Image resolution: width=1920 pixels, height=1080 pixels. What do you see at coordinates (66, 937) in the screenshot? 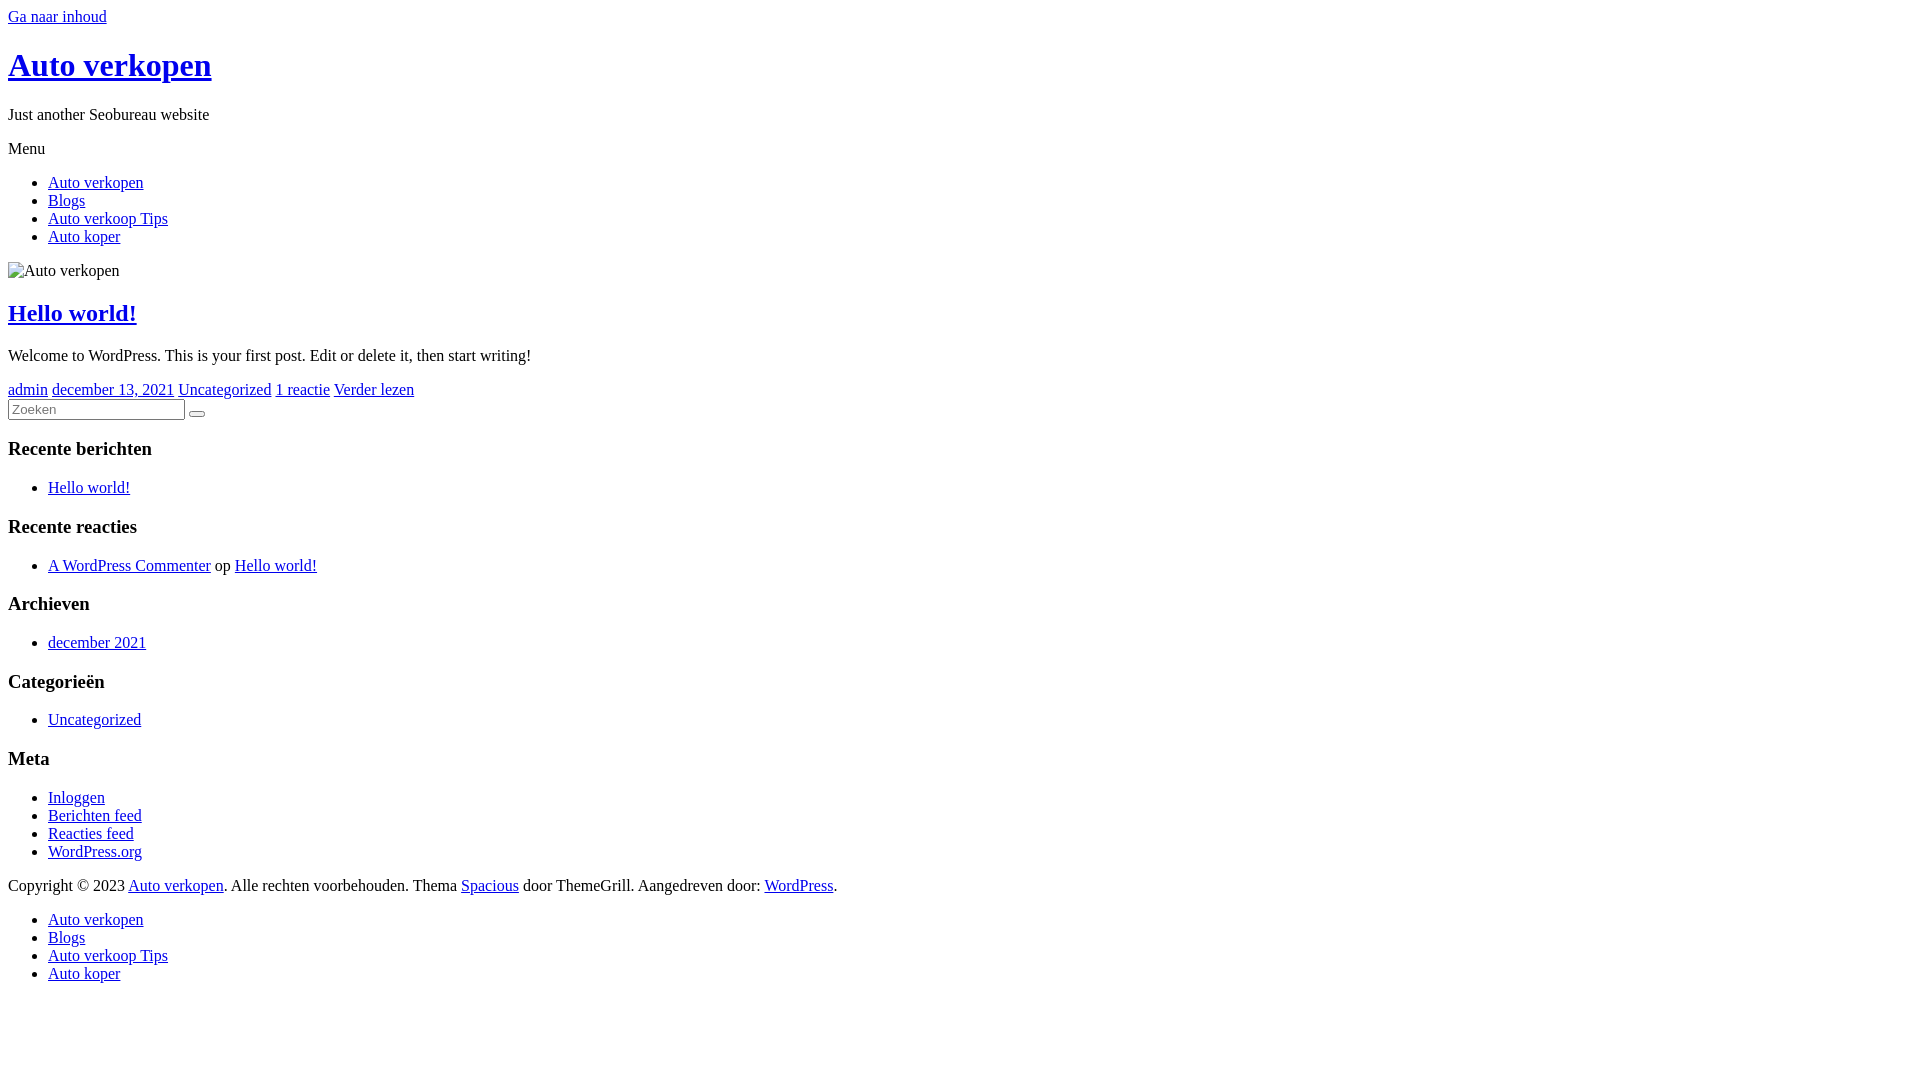
I see `'Blogs'` at bounding box center [66, 937].